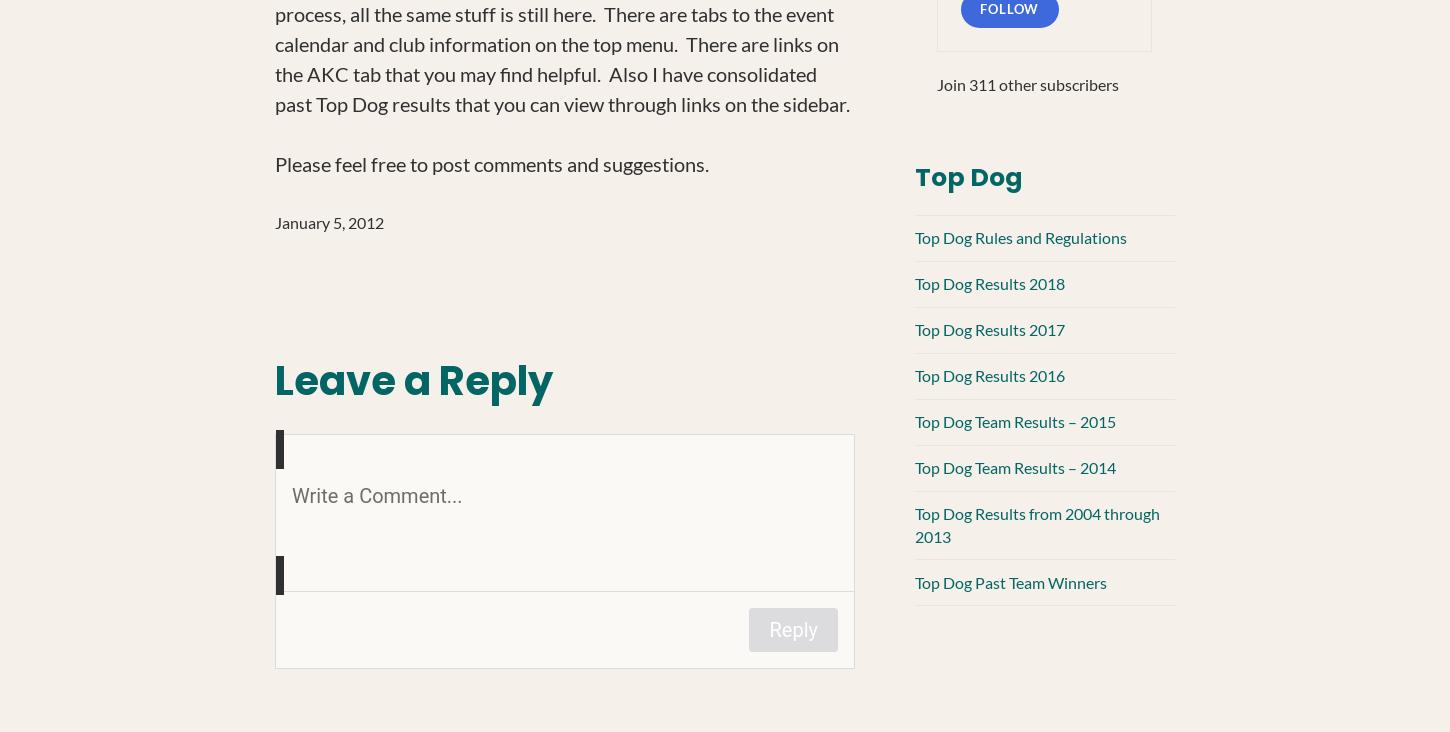  I want to click on 'January 5, 2012', so click(275, 221).